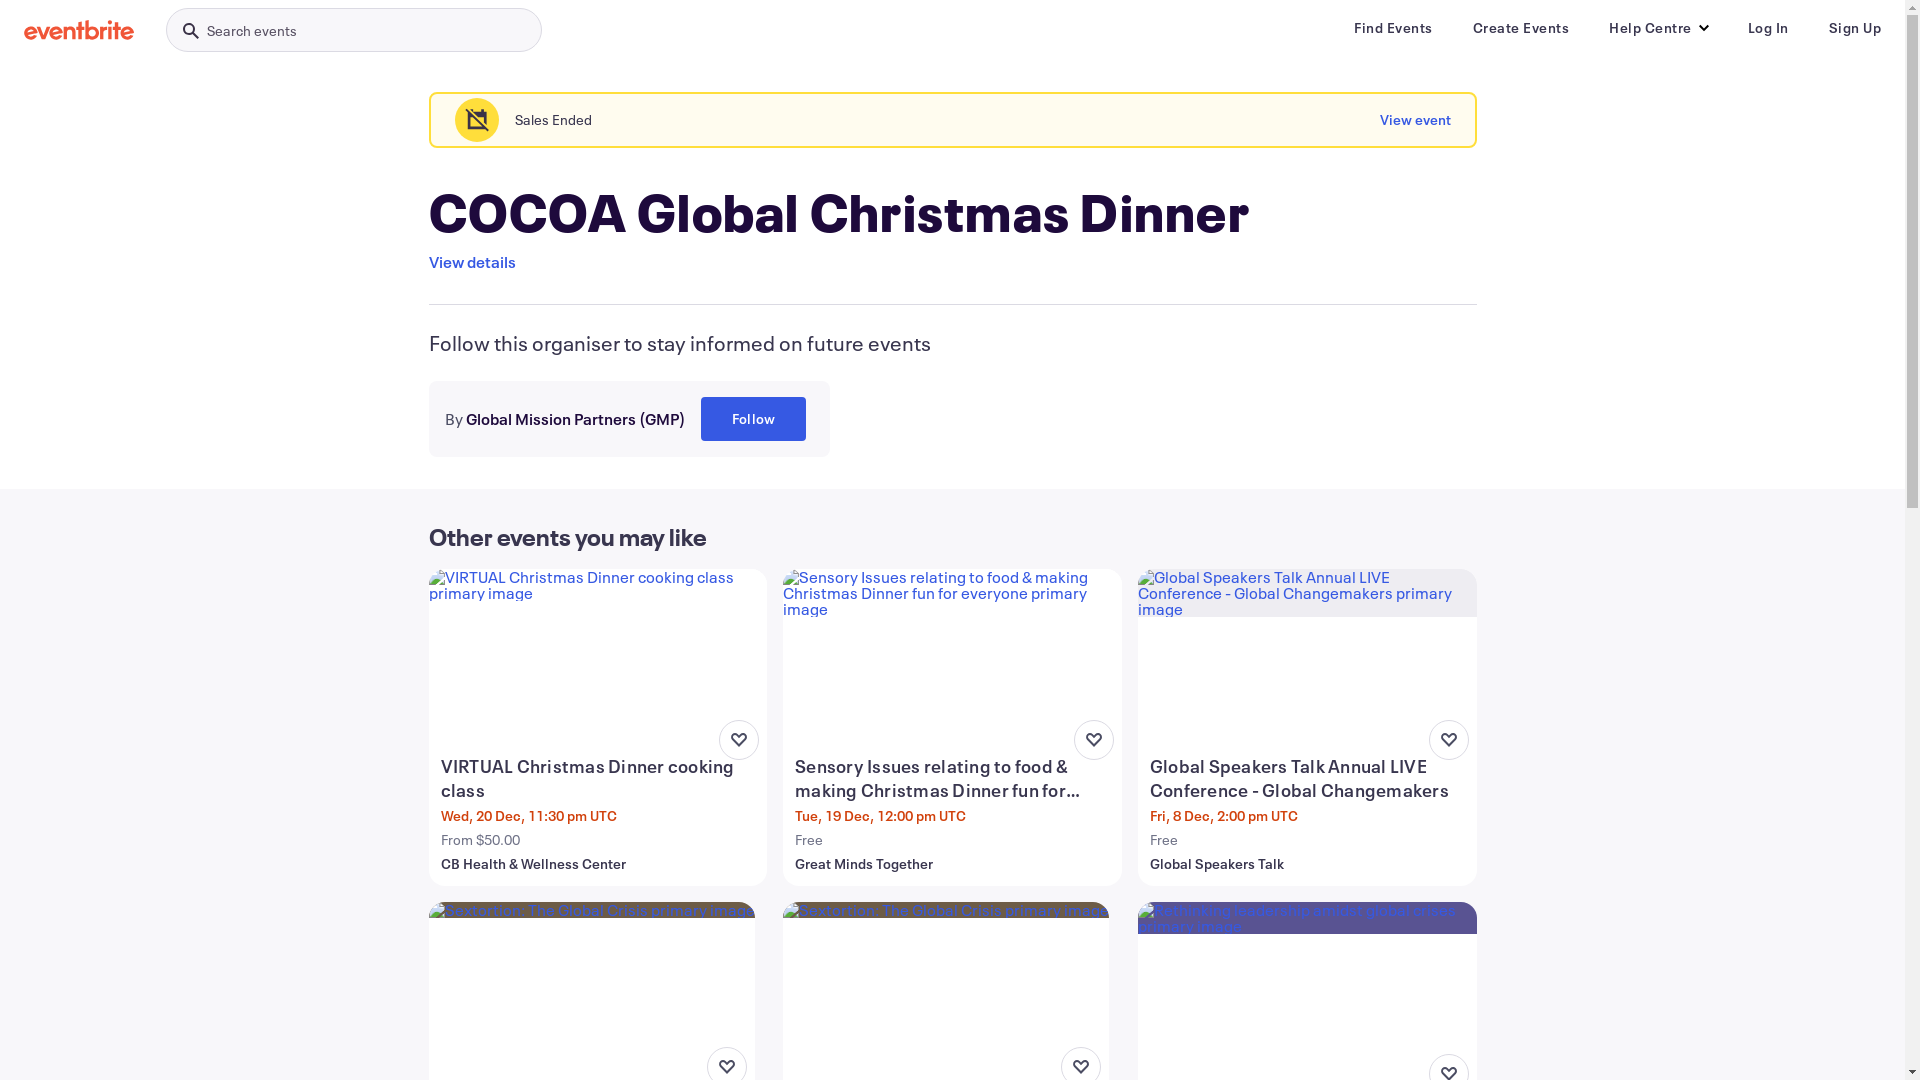 The image size is (1920, 1080). What do you see at coordinates (1392, 27) in the screenshot?
I see `'Find Events'` at bounding box center [1392, 27].